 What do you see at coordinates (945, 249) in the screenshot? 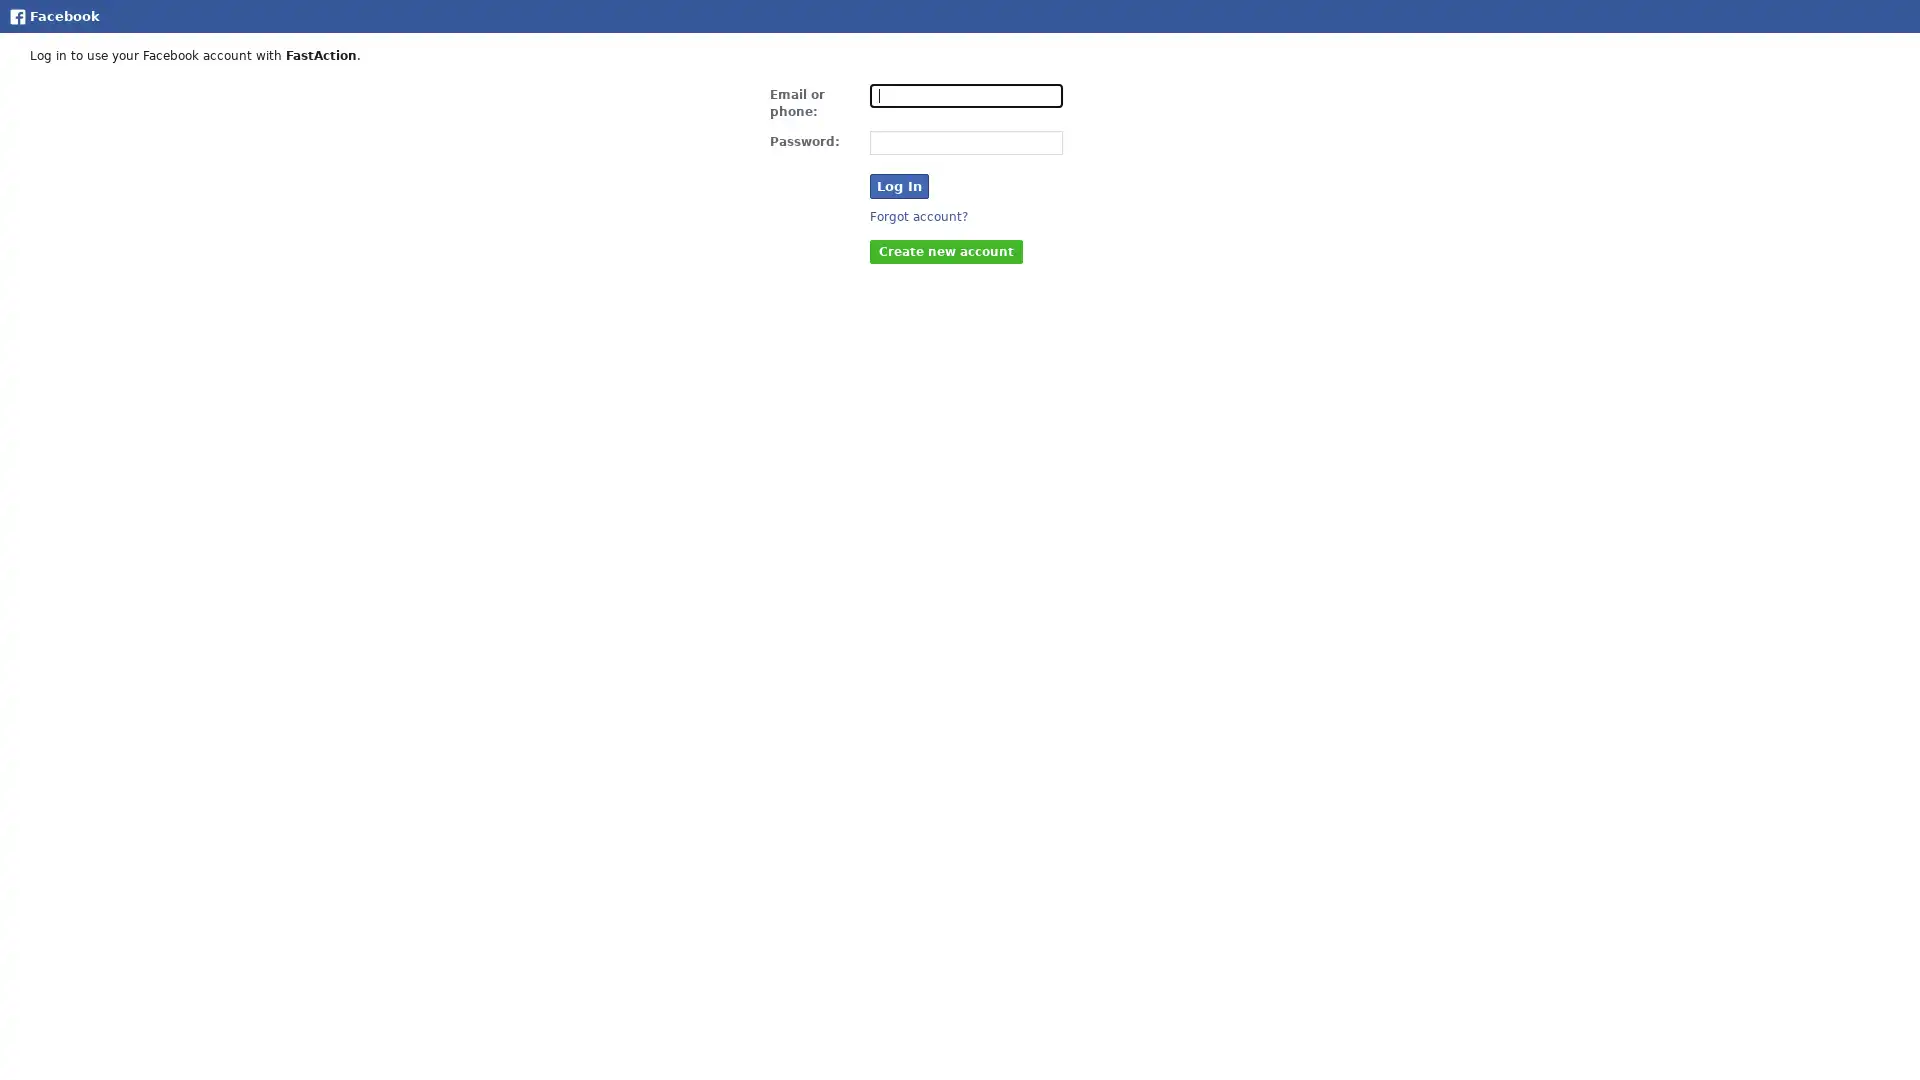
I see `Create new account` at bounding box center [945, 249].